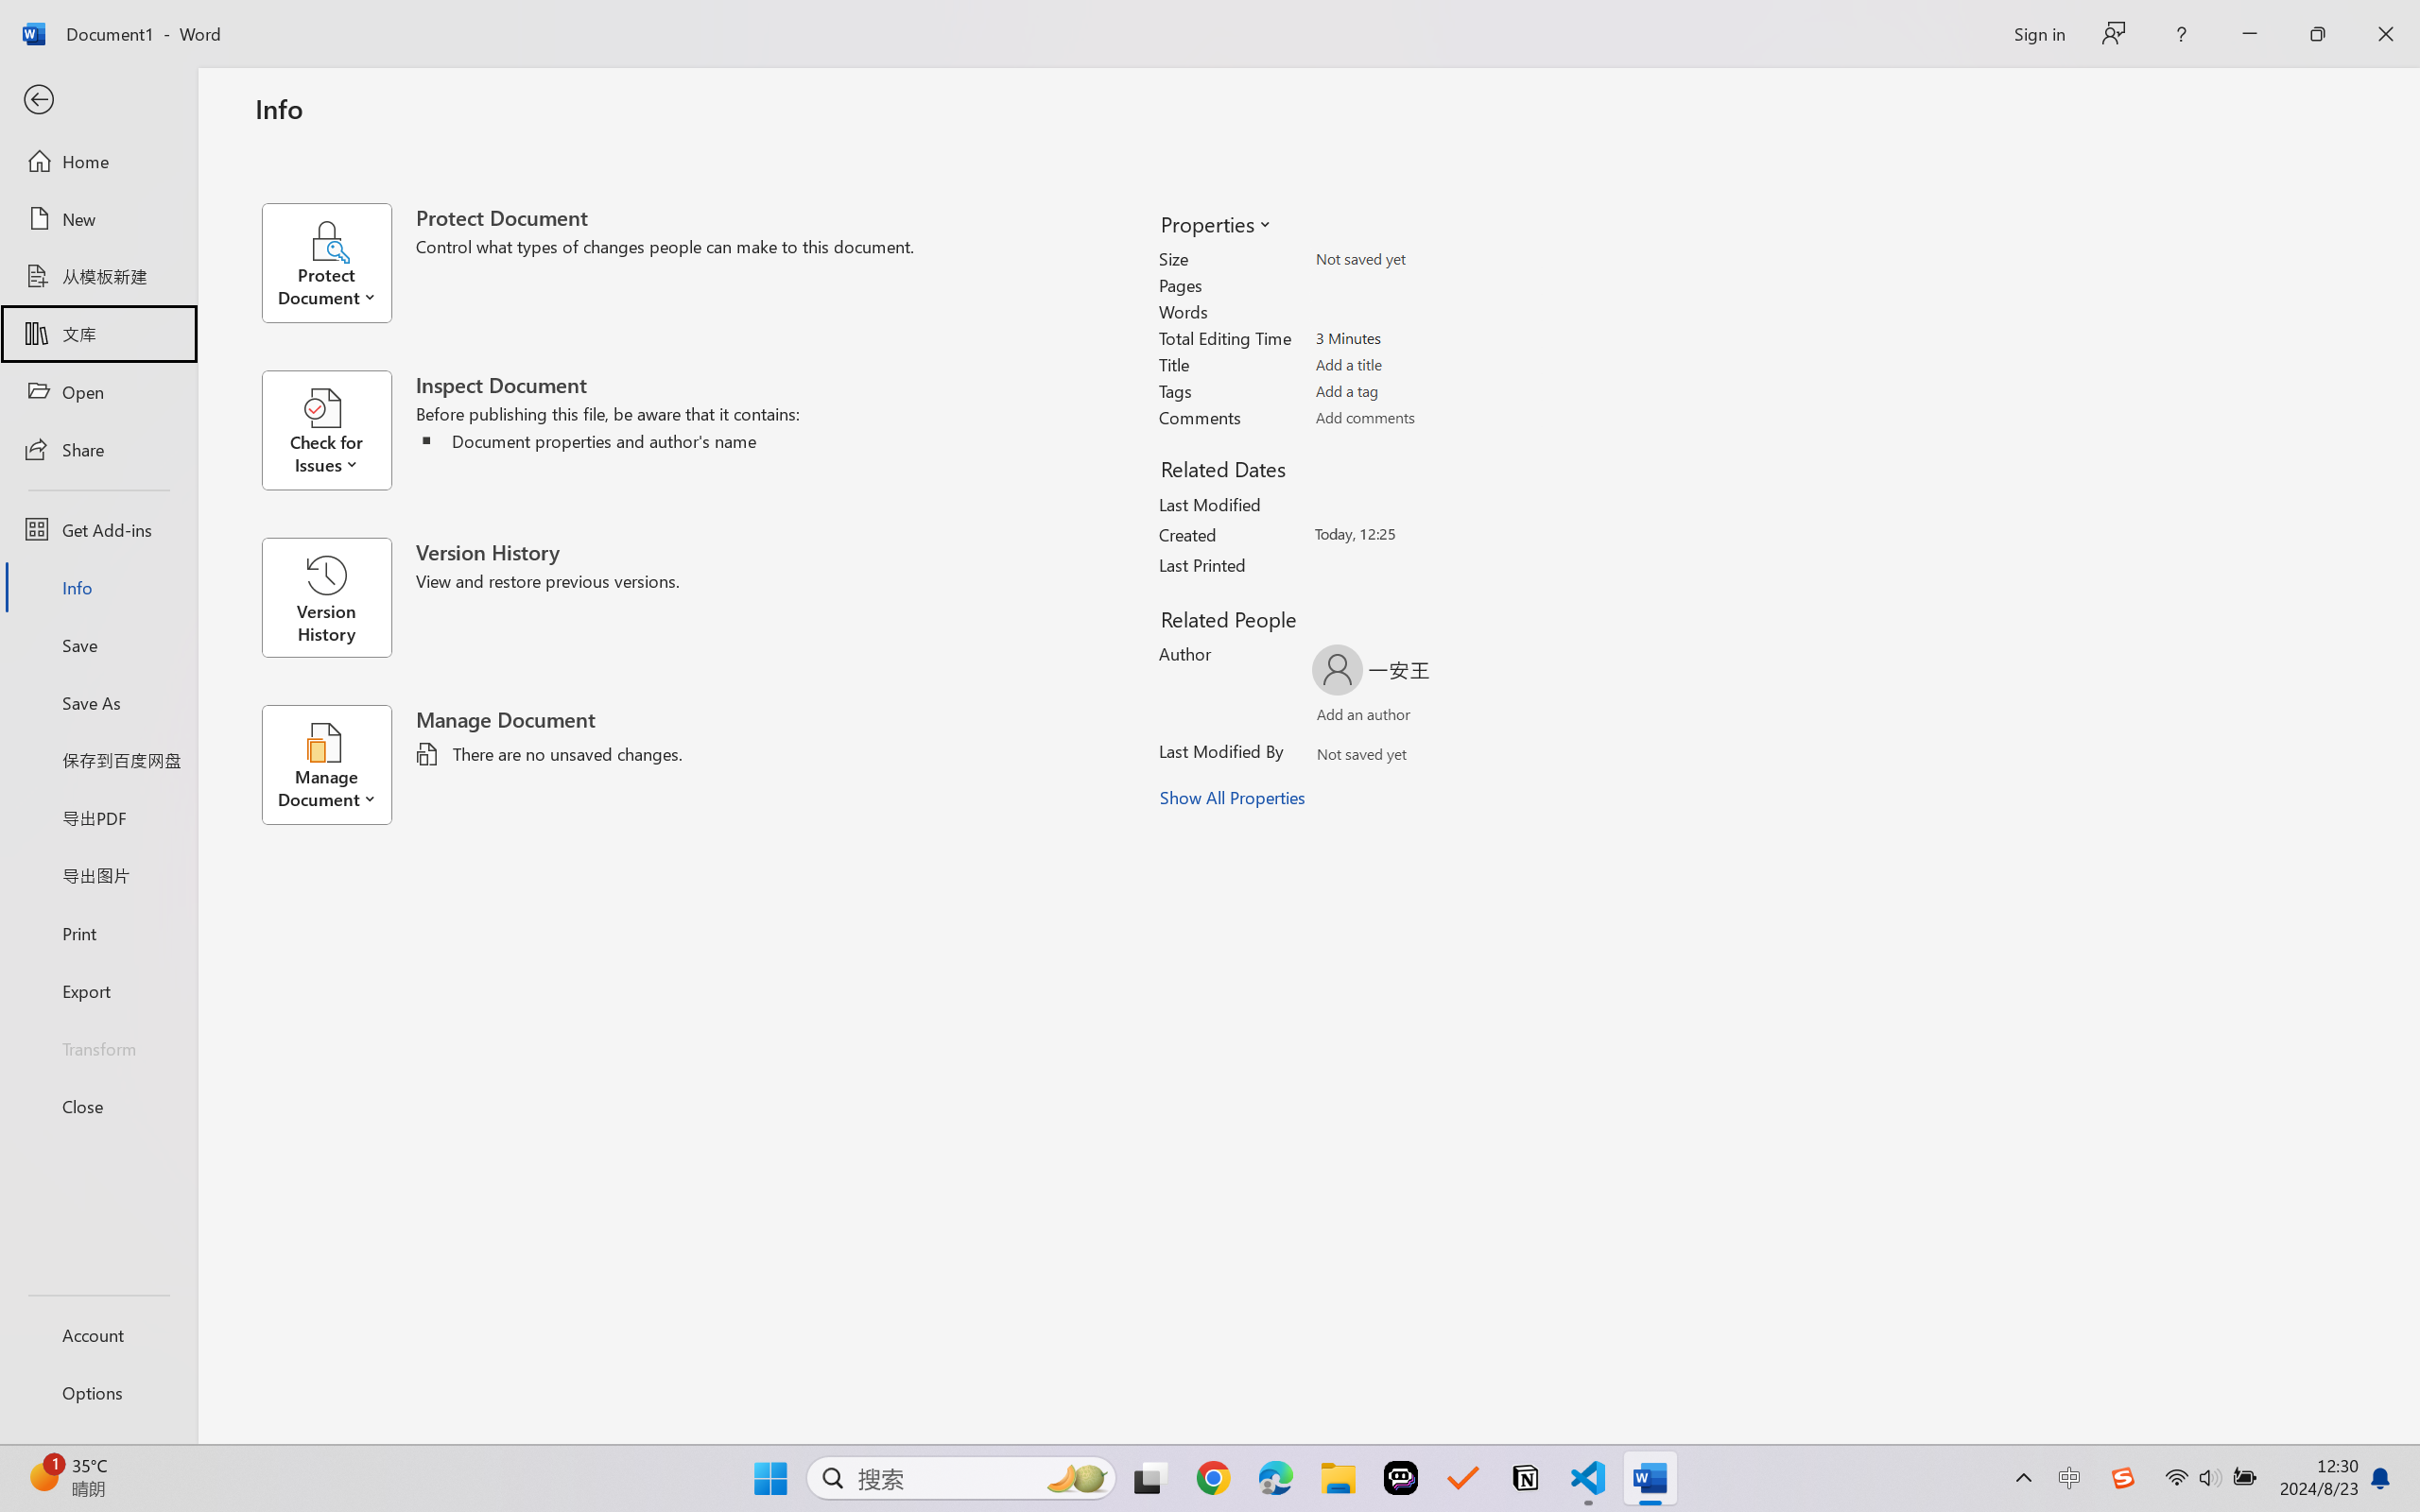 The image size is (2420, 1512). Describe the element at coordinates (97, 933) in the screenshot. I see `'Print'` at that location.